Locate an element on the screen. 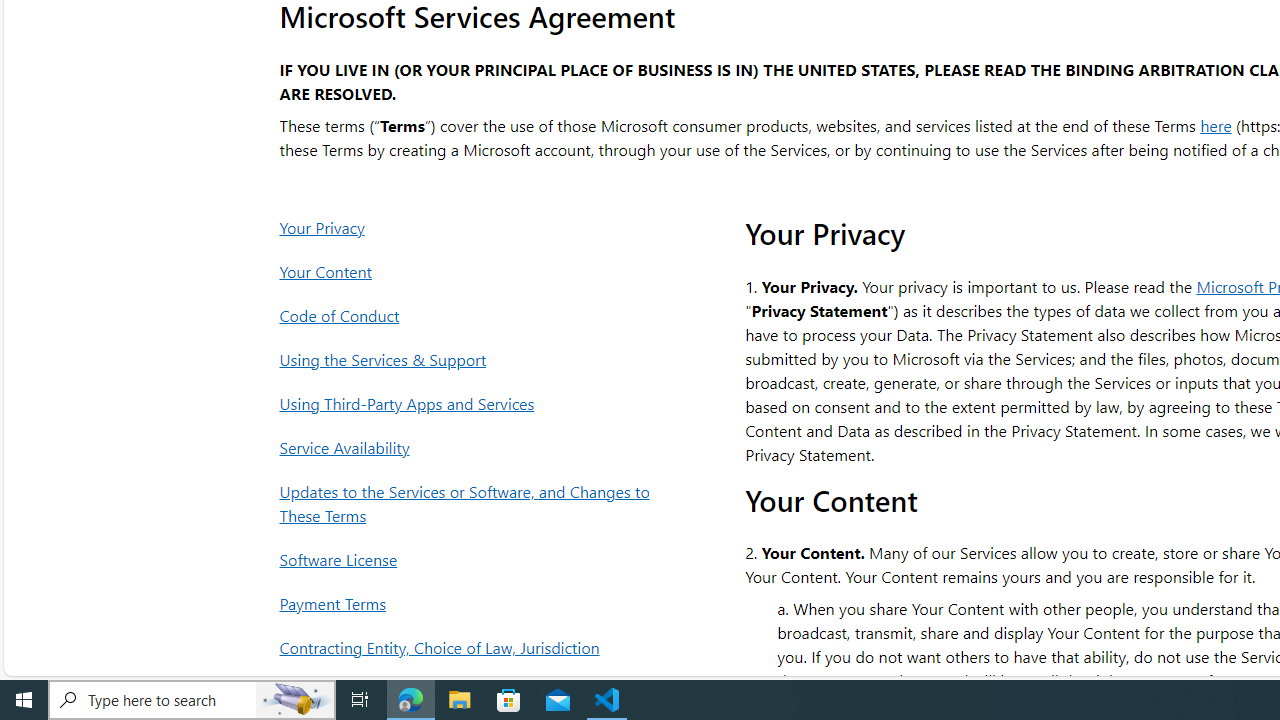 This screenshot has width=1280, height=720. 'Using the Services & Support' is located at coordinates (469, 358).